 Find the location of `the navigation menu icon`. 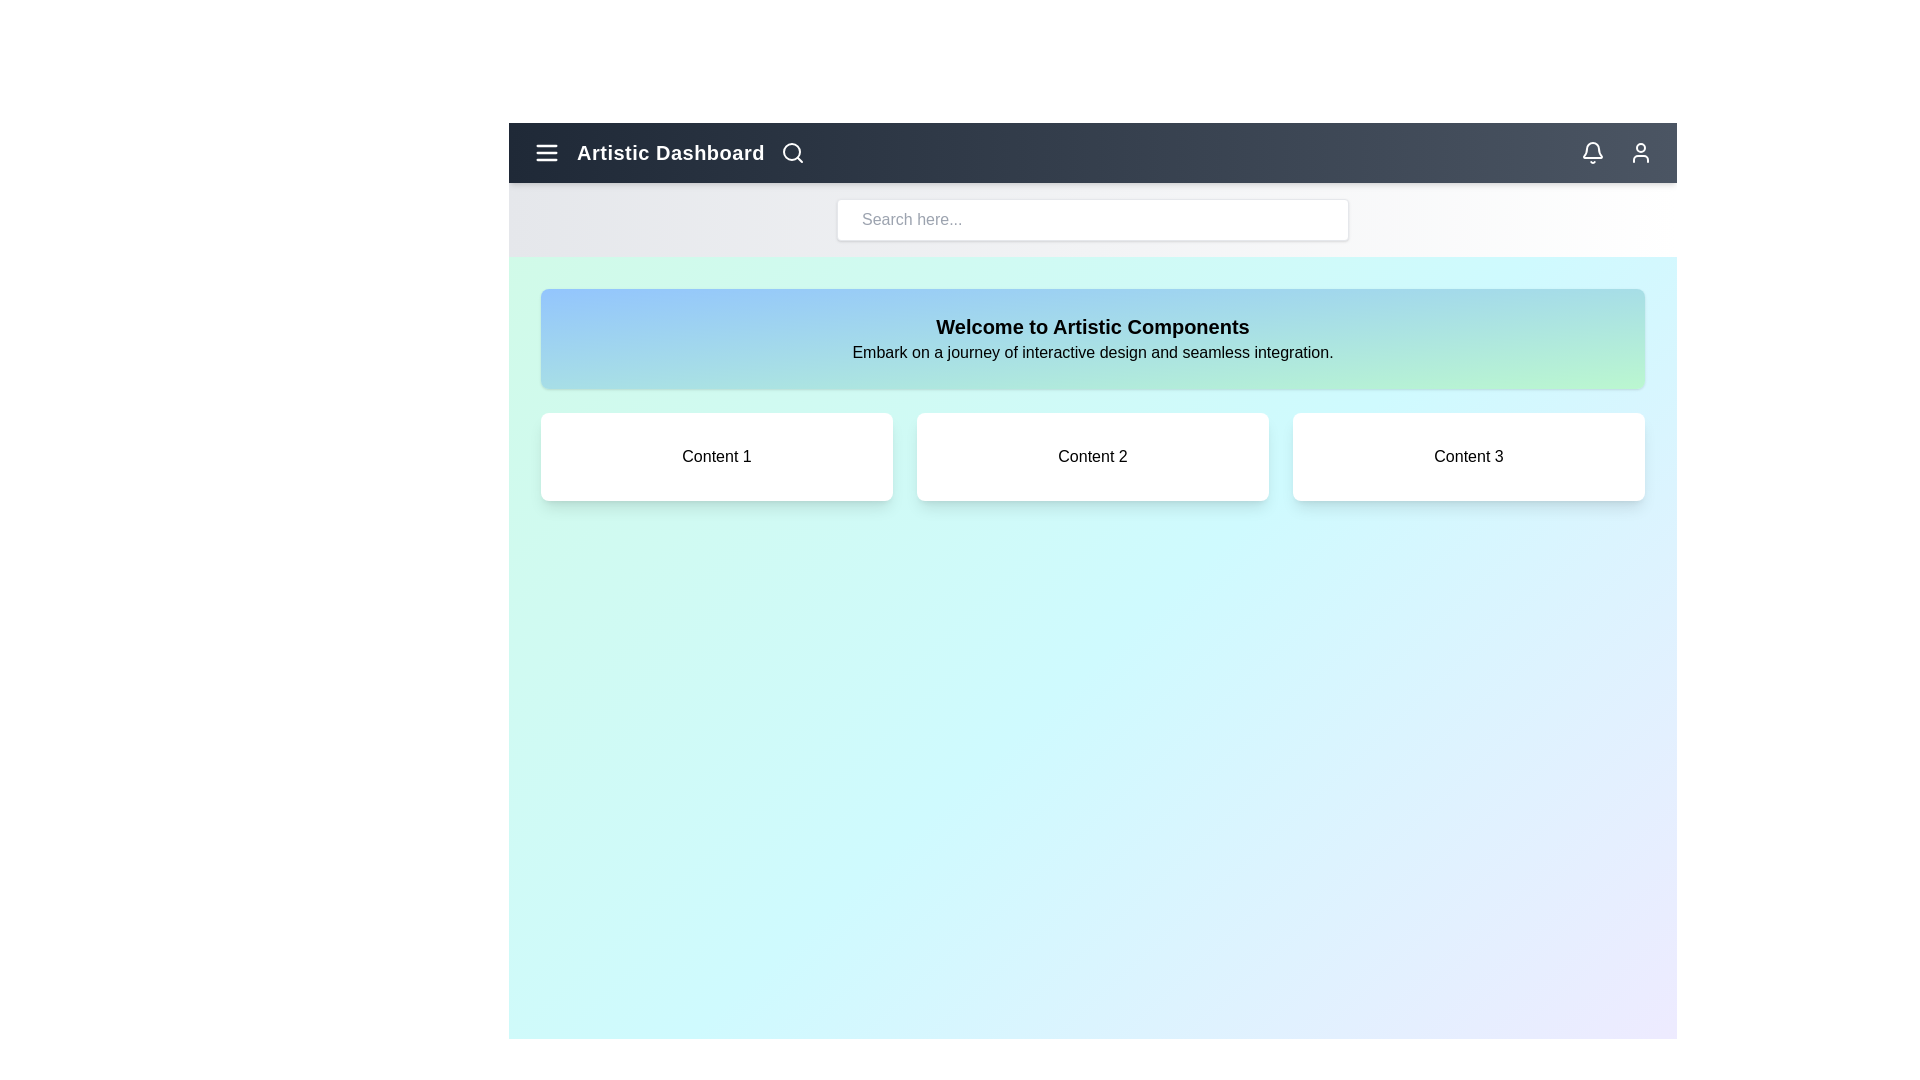

the navigation menu icon is located at coordinates (547, 152).